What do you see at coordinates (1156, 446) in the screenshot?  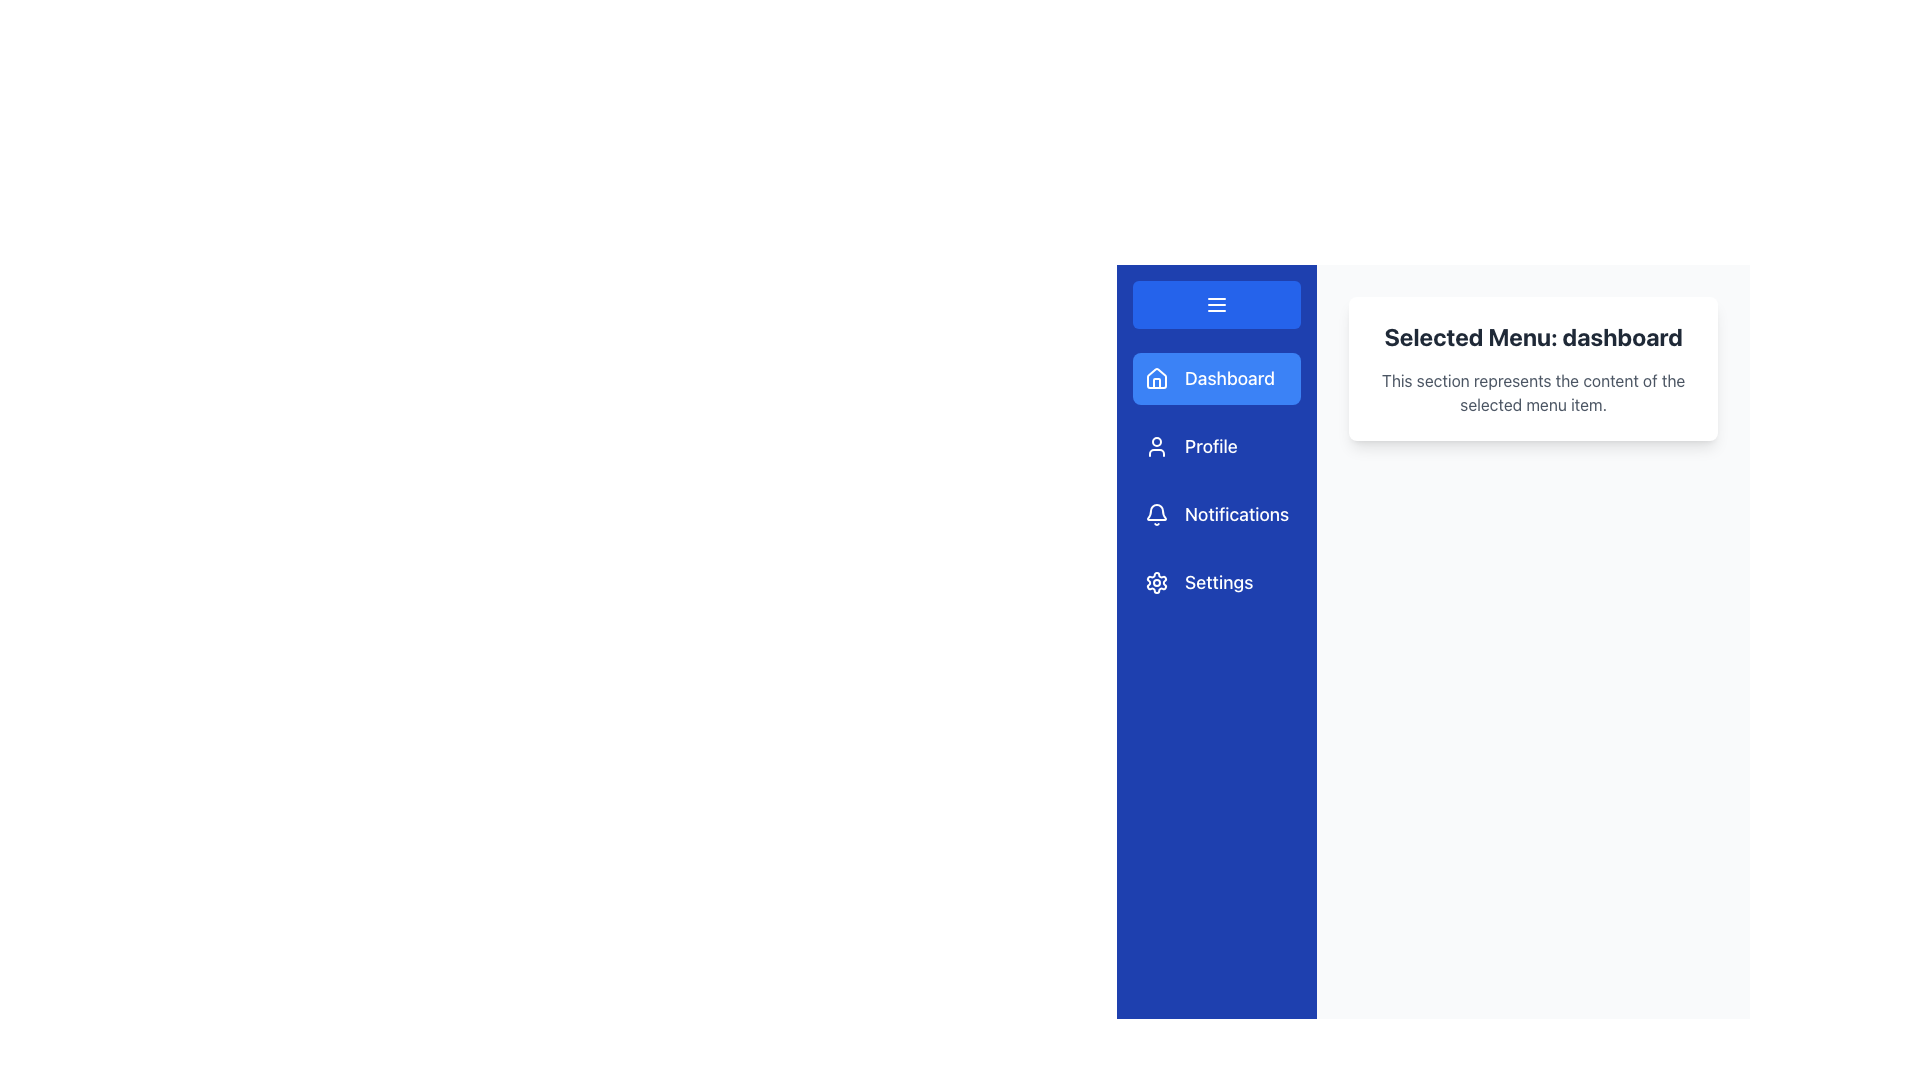 I see `the user profile icon, which is styled as a circular head and semi-circular shoulders, located to the left of the 'Profile' text in the sidebar, second menu item below 'Dashboard'` at bounding box center [1156, 446].